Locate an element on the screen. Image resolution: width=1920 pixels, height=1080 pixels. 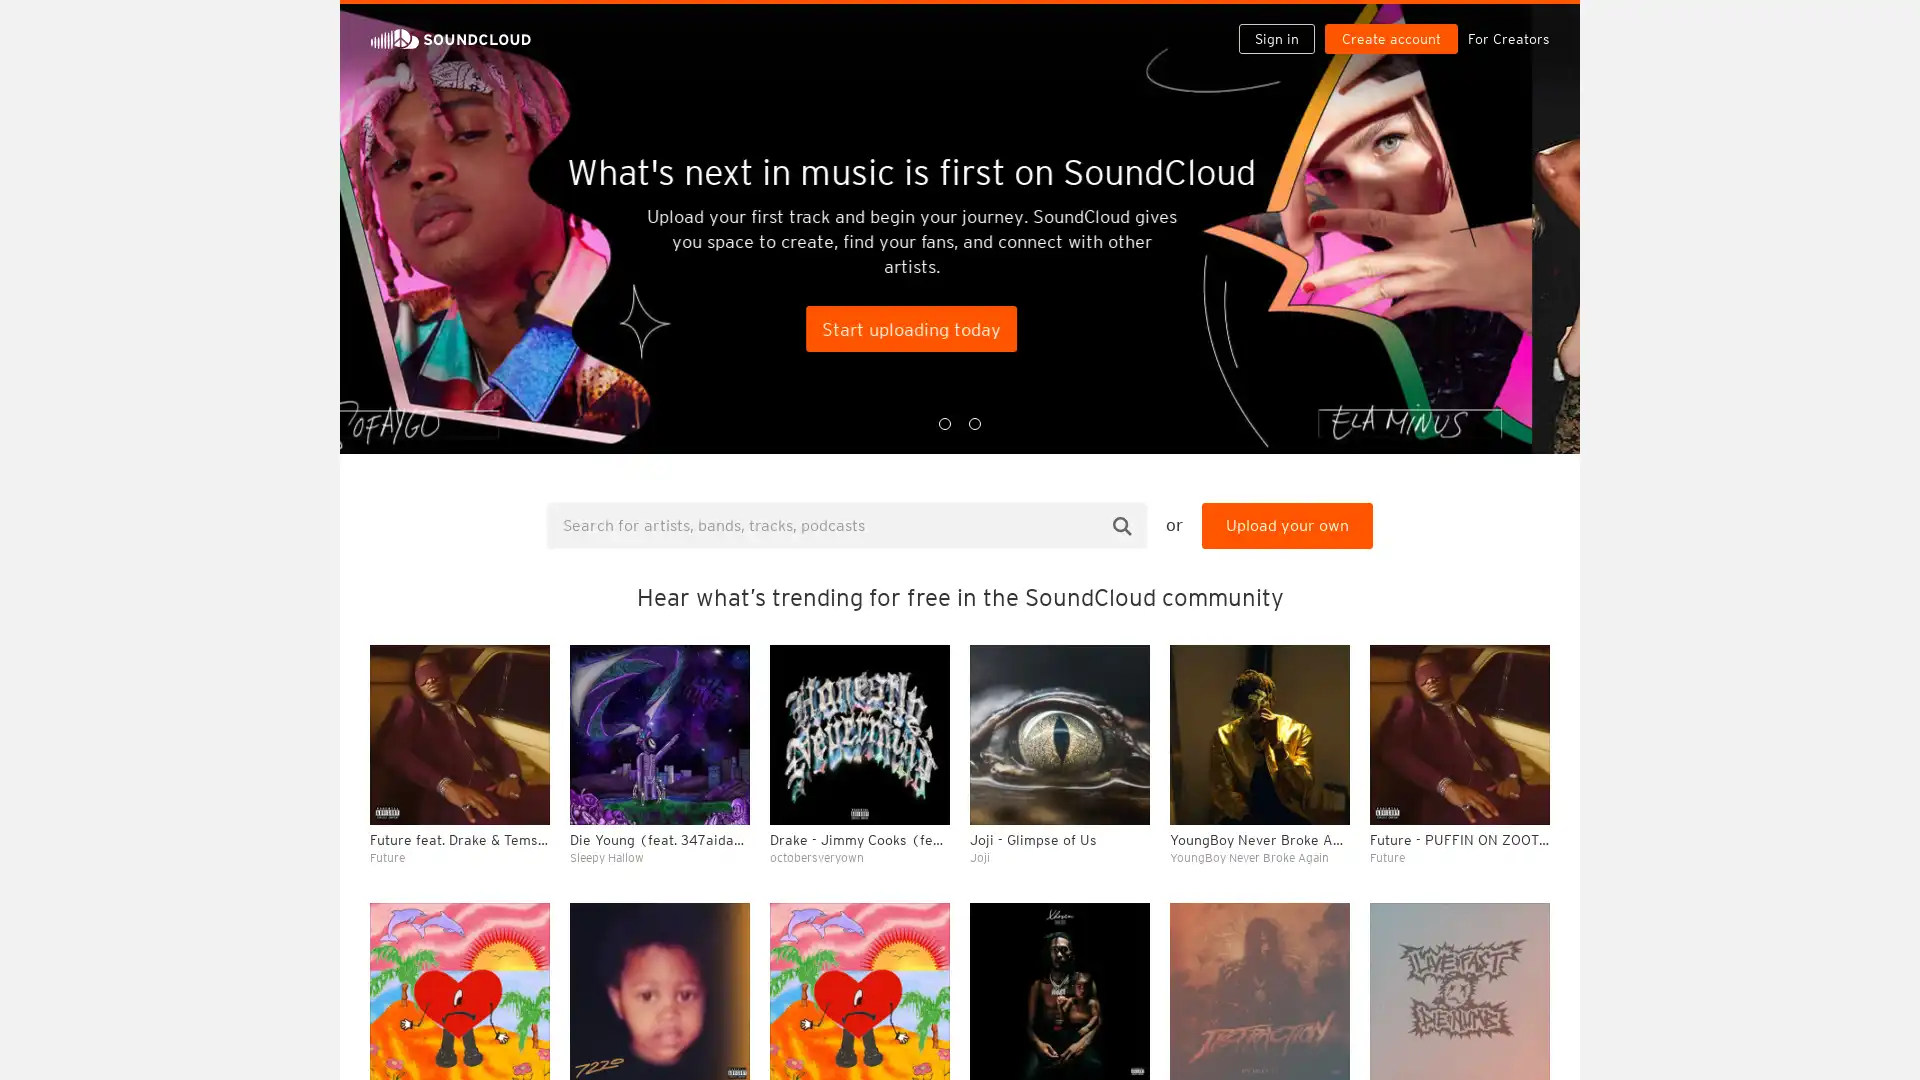
Search is located at coordinates (1212, 22).